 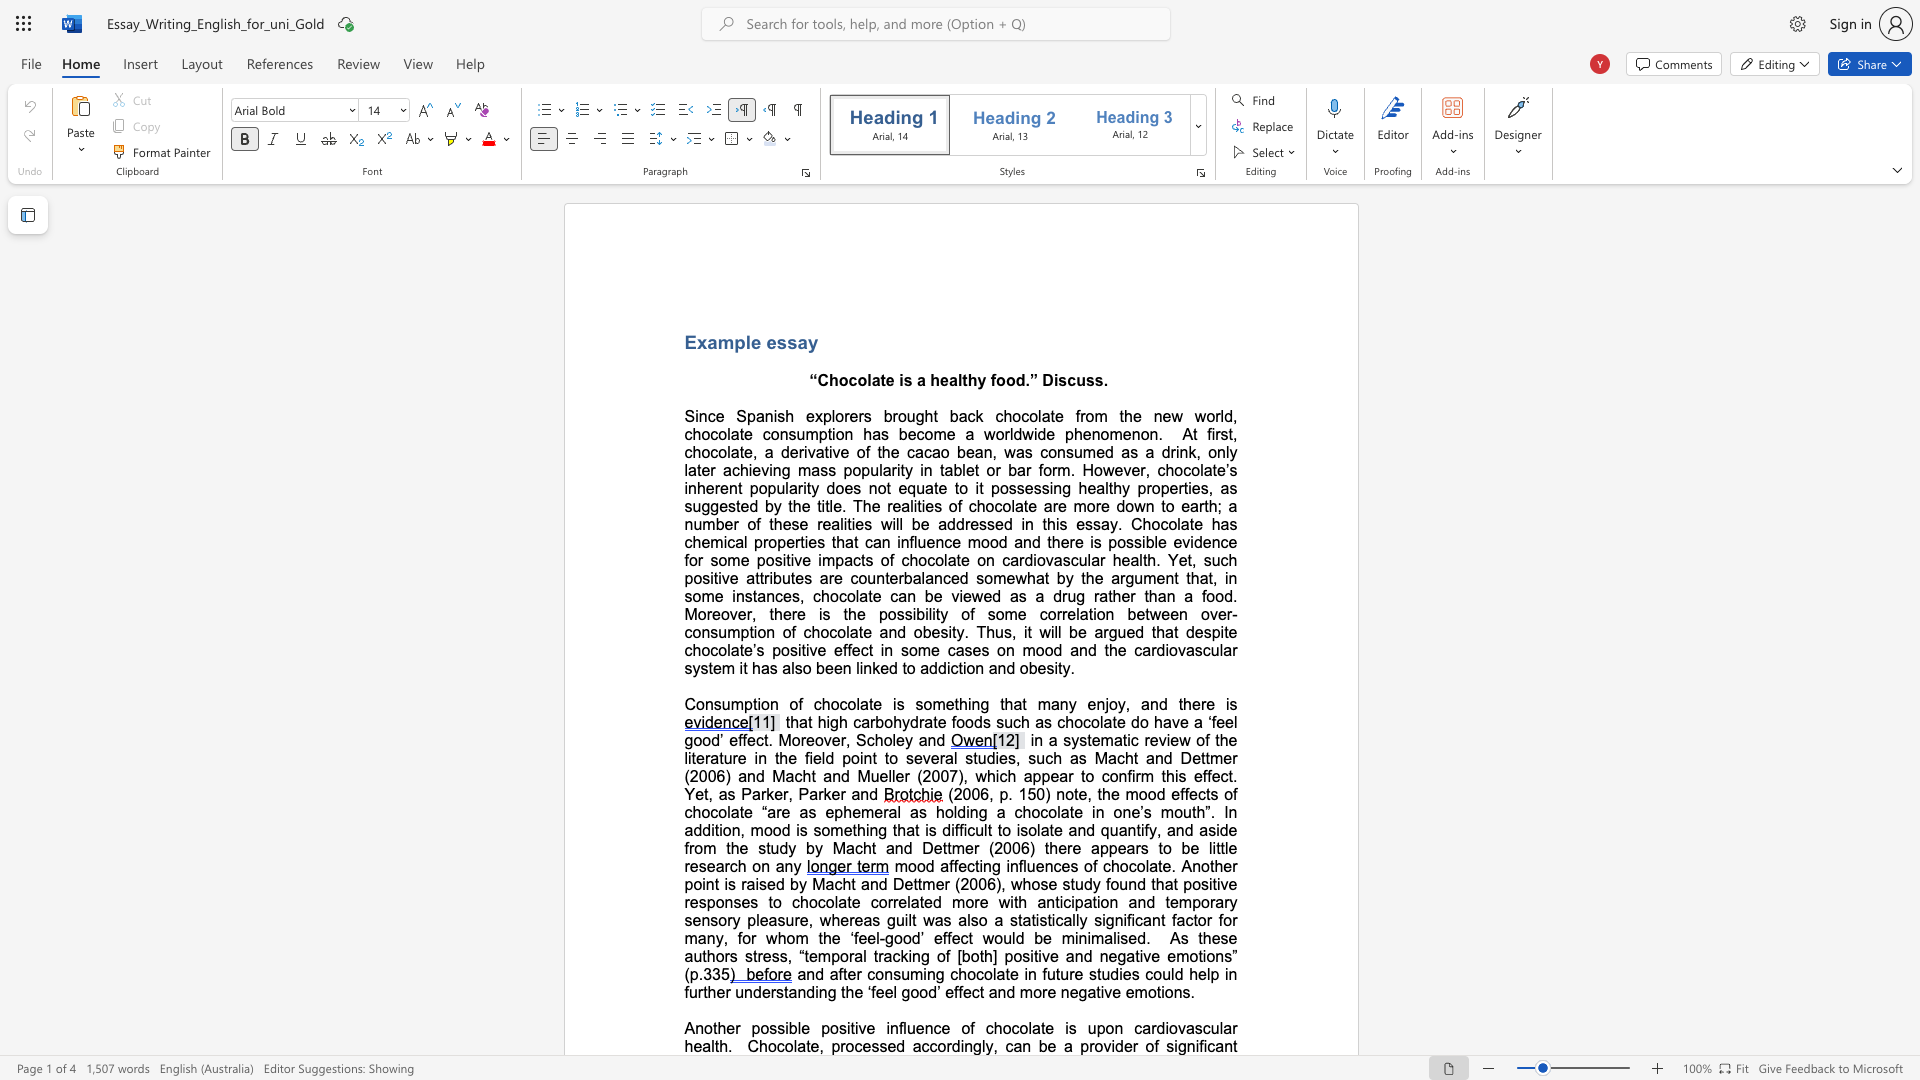 I want to click on the subset text "count" within the text "for some positive impacts of chocolate on cardiovascular health. Yet, such positive attributes are counterbalanced", so click(x=850, y=578).